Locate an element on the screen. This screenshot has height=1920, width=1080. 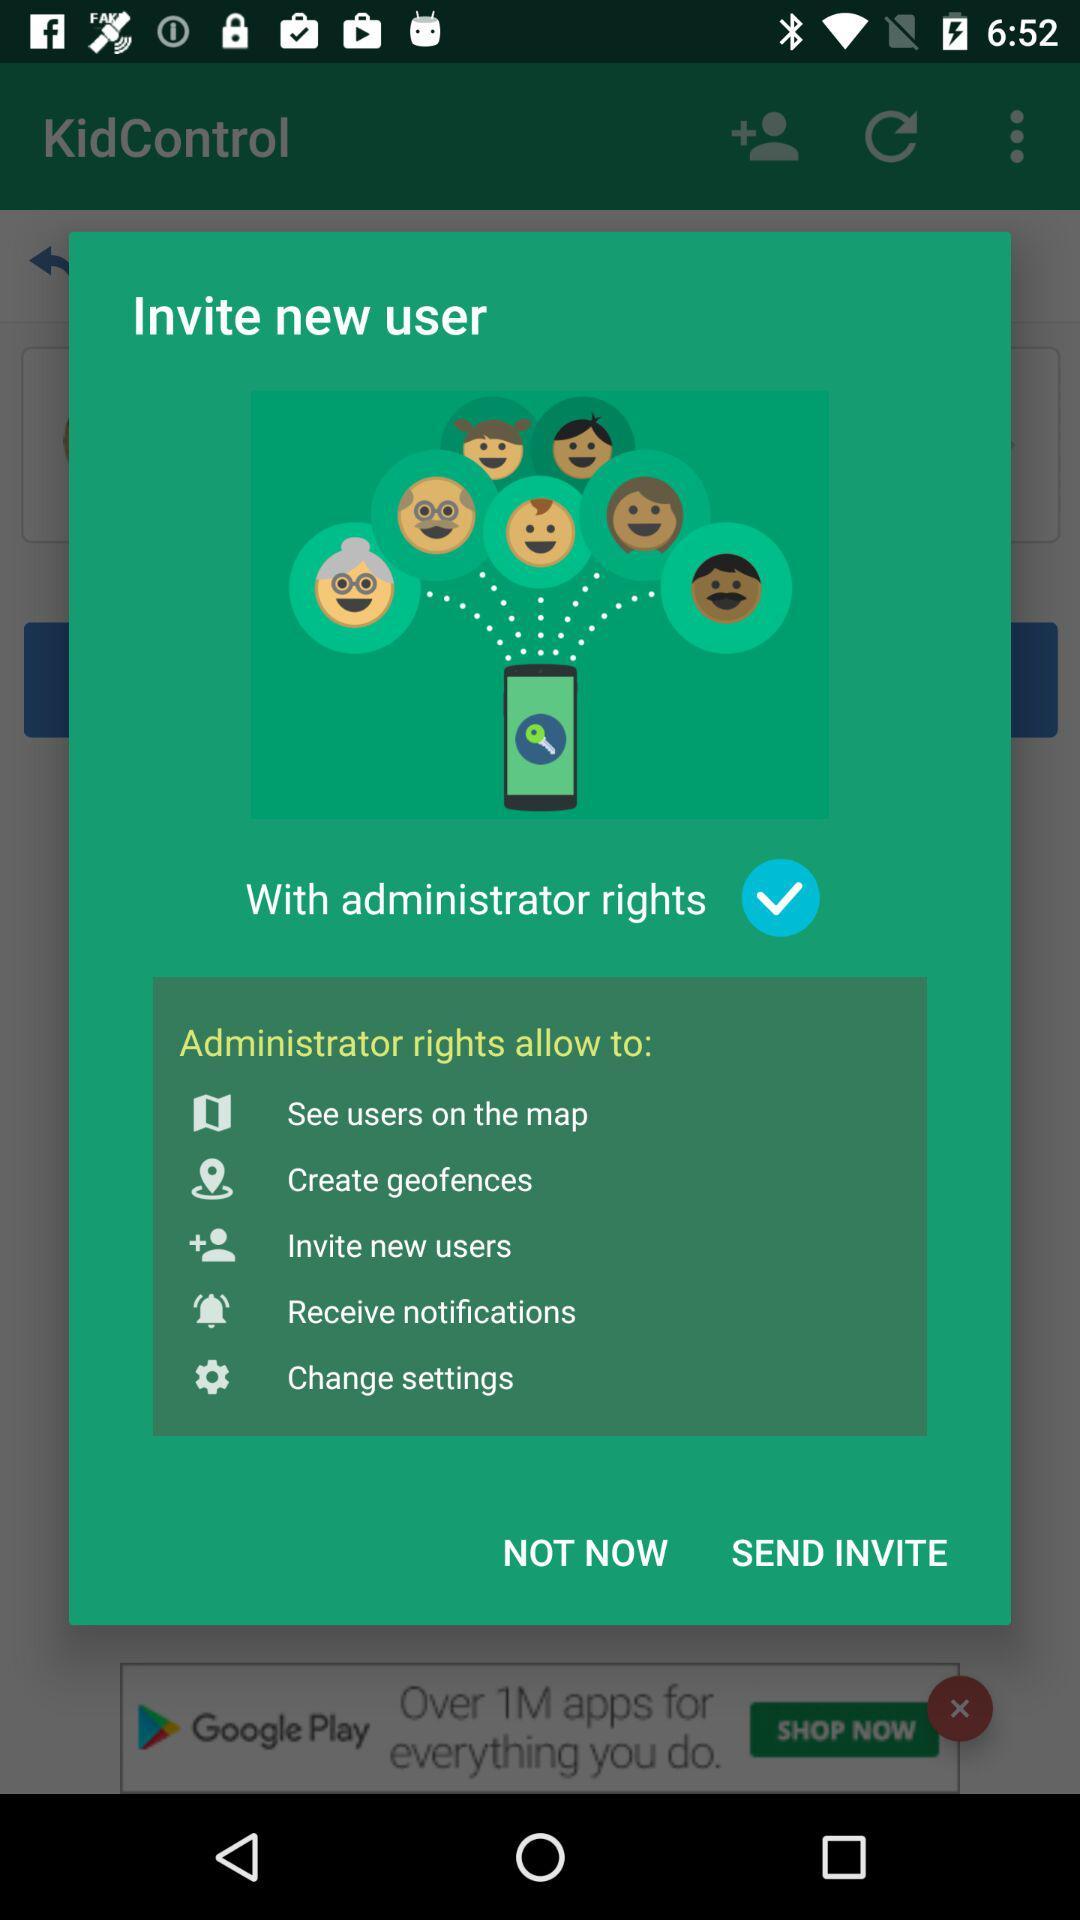
icon next to with administrator rights is located at coordinates (780, 897).